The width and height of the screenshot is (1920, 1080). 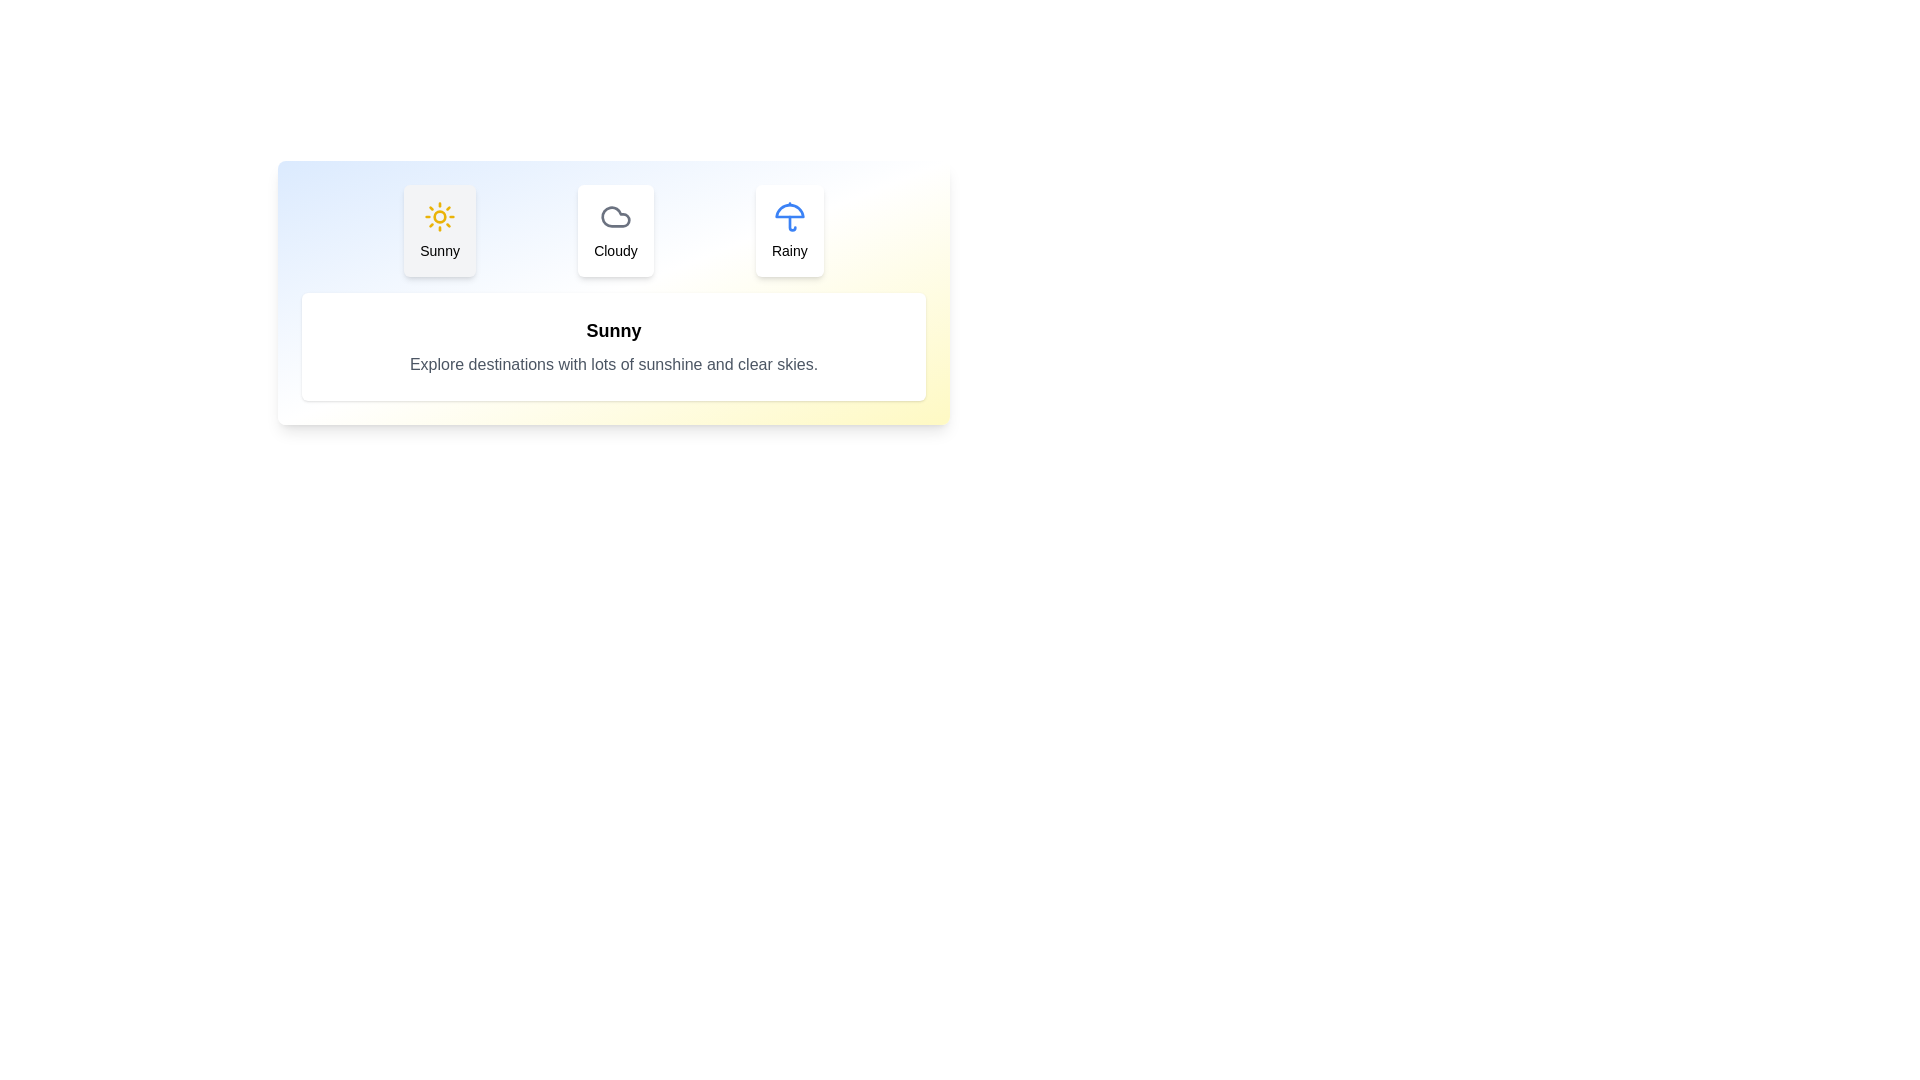 What do you see at coordinates (439, 230) in the screenshot?
I see `the Sunny button to view its details` at bounding box center [439, 230].